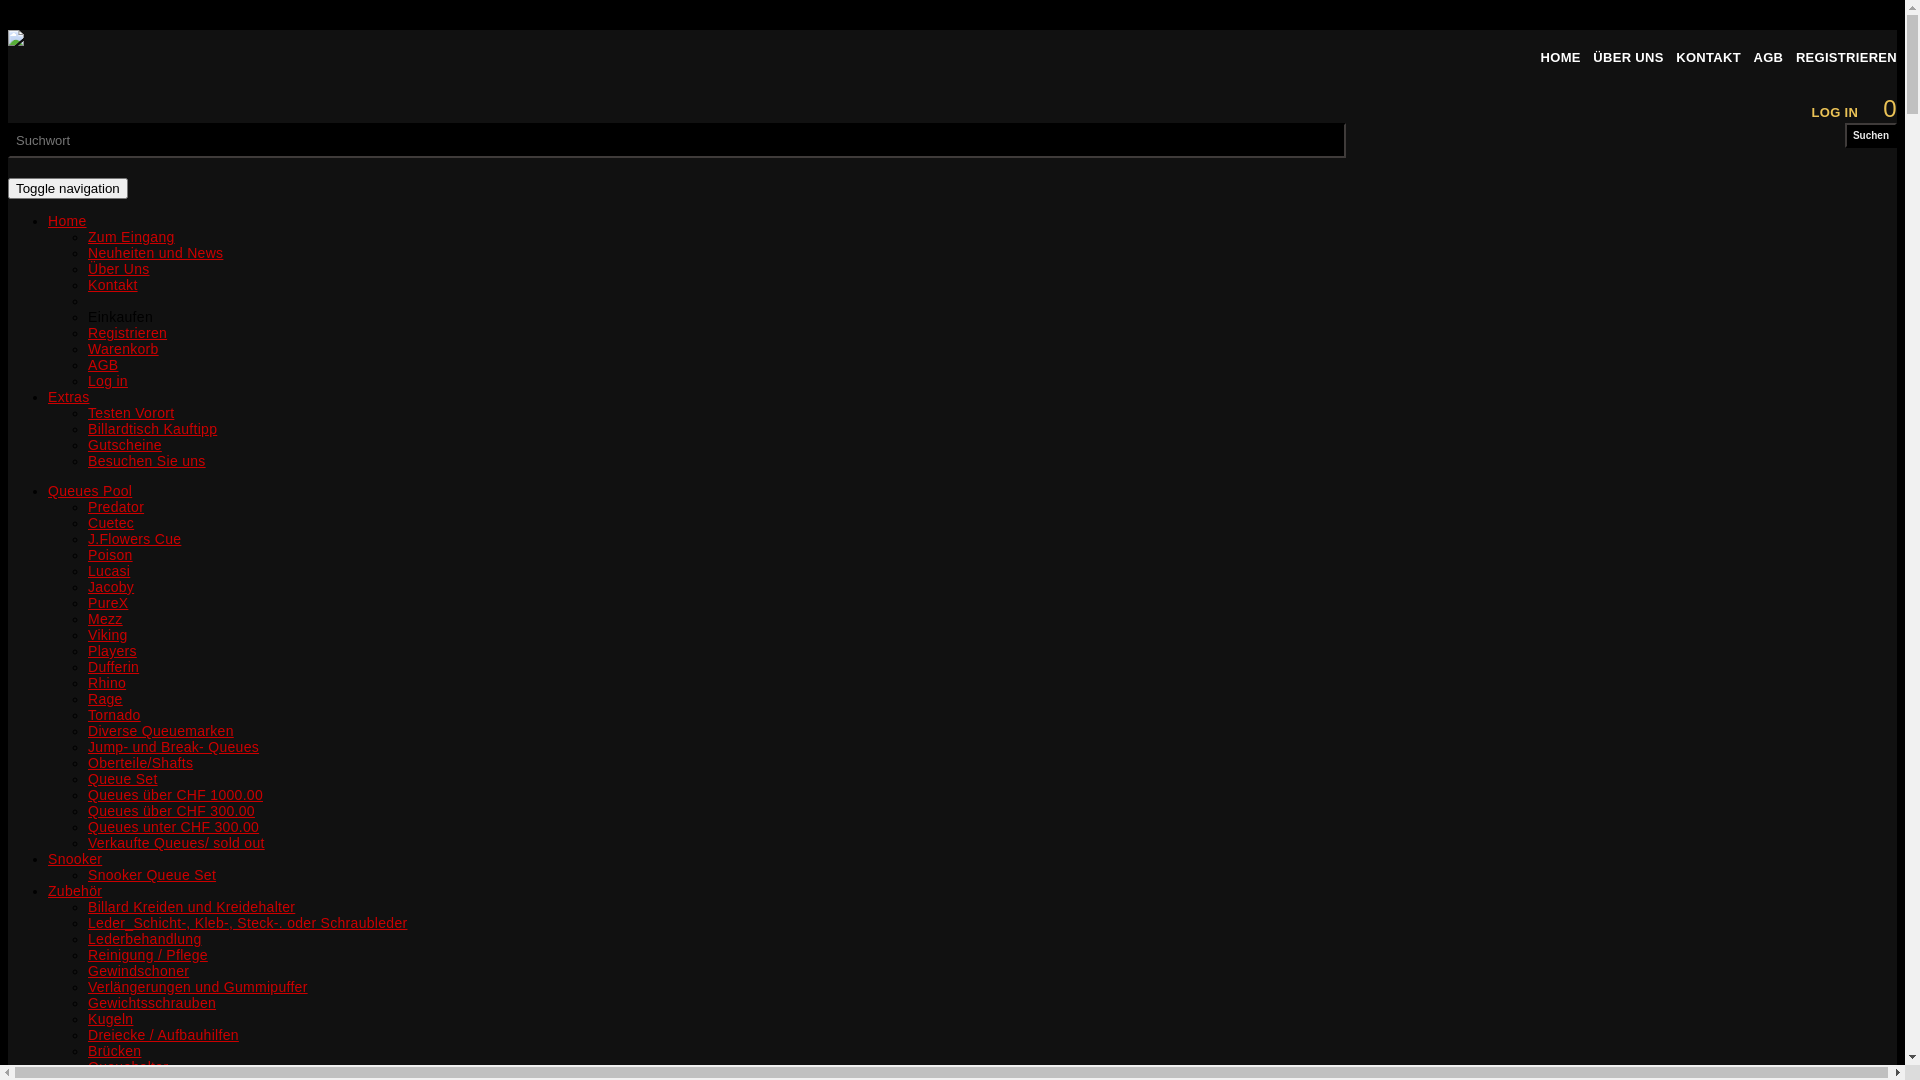 The height and width of the screenshot is (1080, 1920). What do you see at coordinates (246, 922) in the screenshot?
I see `'Leder_Schicht-, Kleb-, Steck-. oder Schraubleder'` at bounding box center [246, 922].